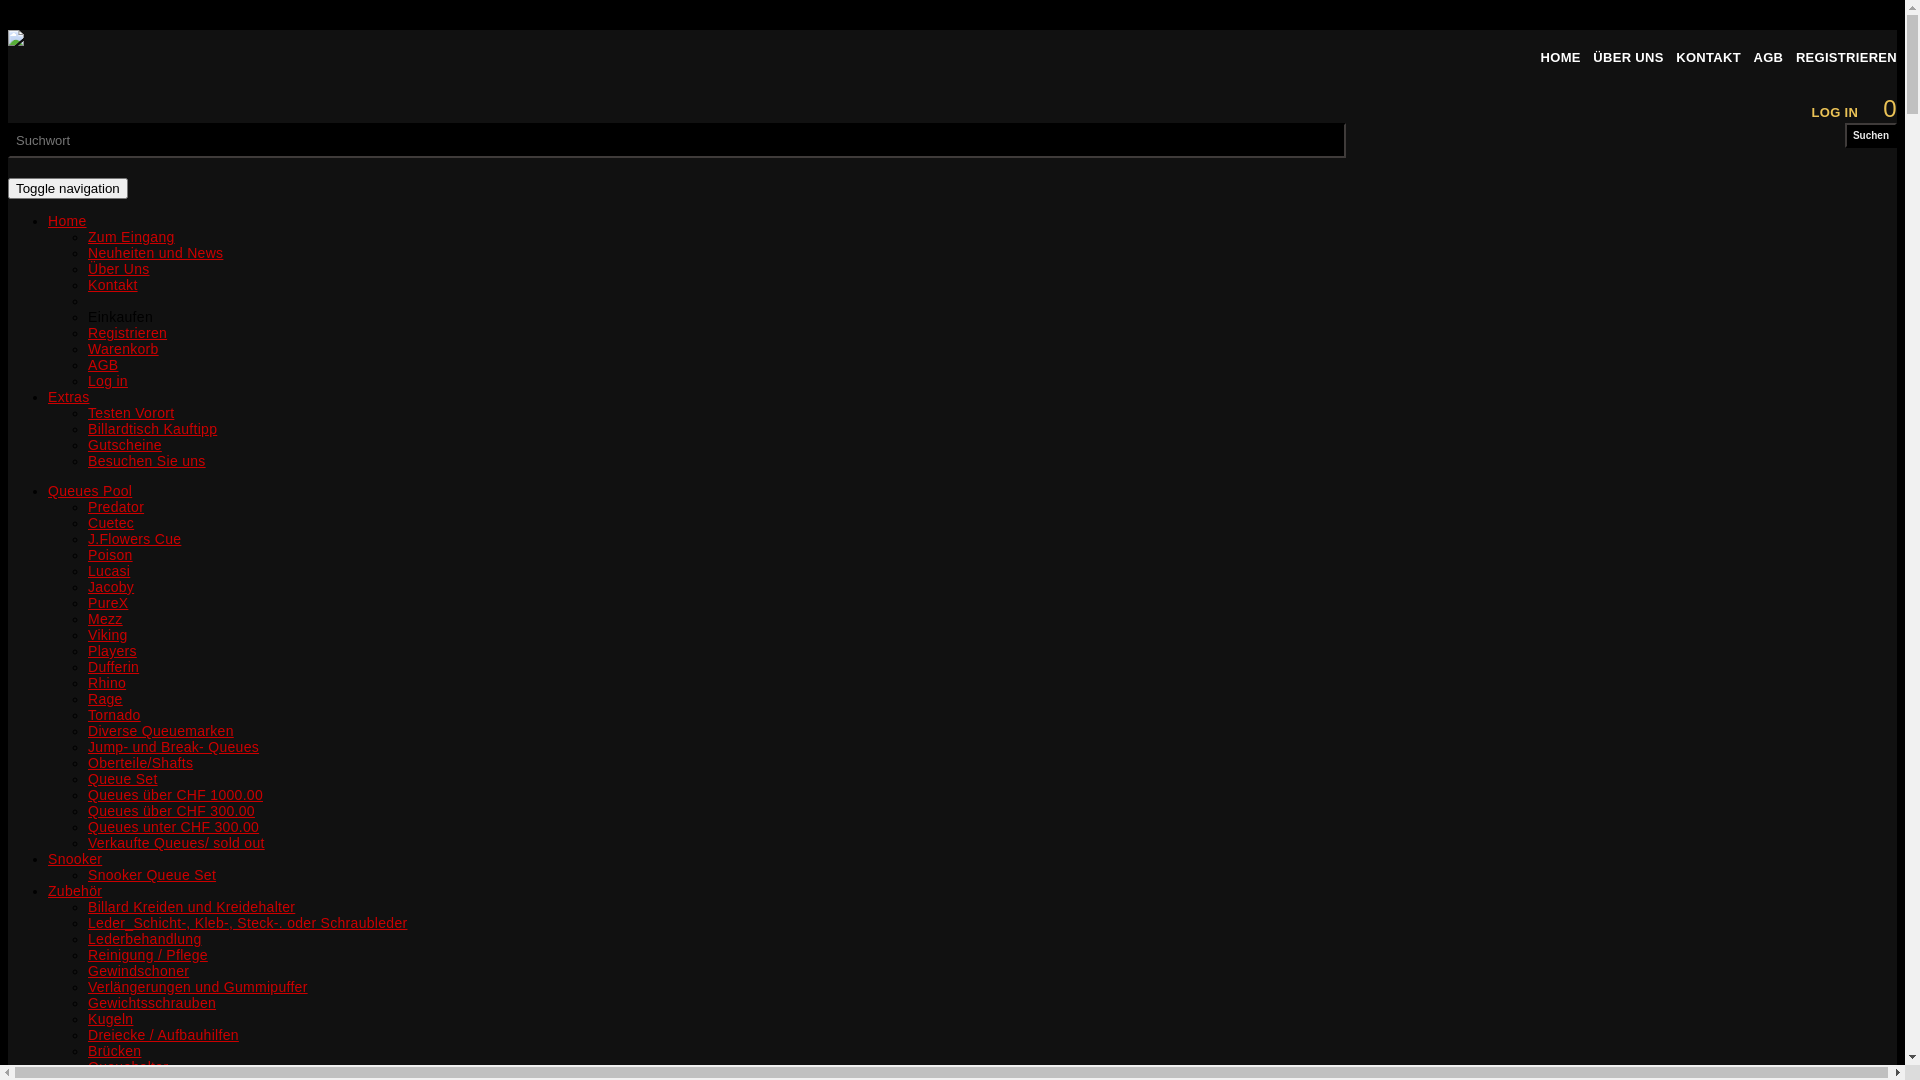 The height and width of the screenshot is (1080, 1920). What do you see at coordinates (246, 922) in the screenshot?
I see `'Leder_Schicht-, Kleb-, Steck-. oder Schraubleder'` at bounding box center [246, 922].